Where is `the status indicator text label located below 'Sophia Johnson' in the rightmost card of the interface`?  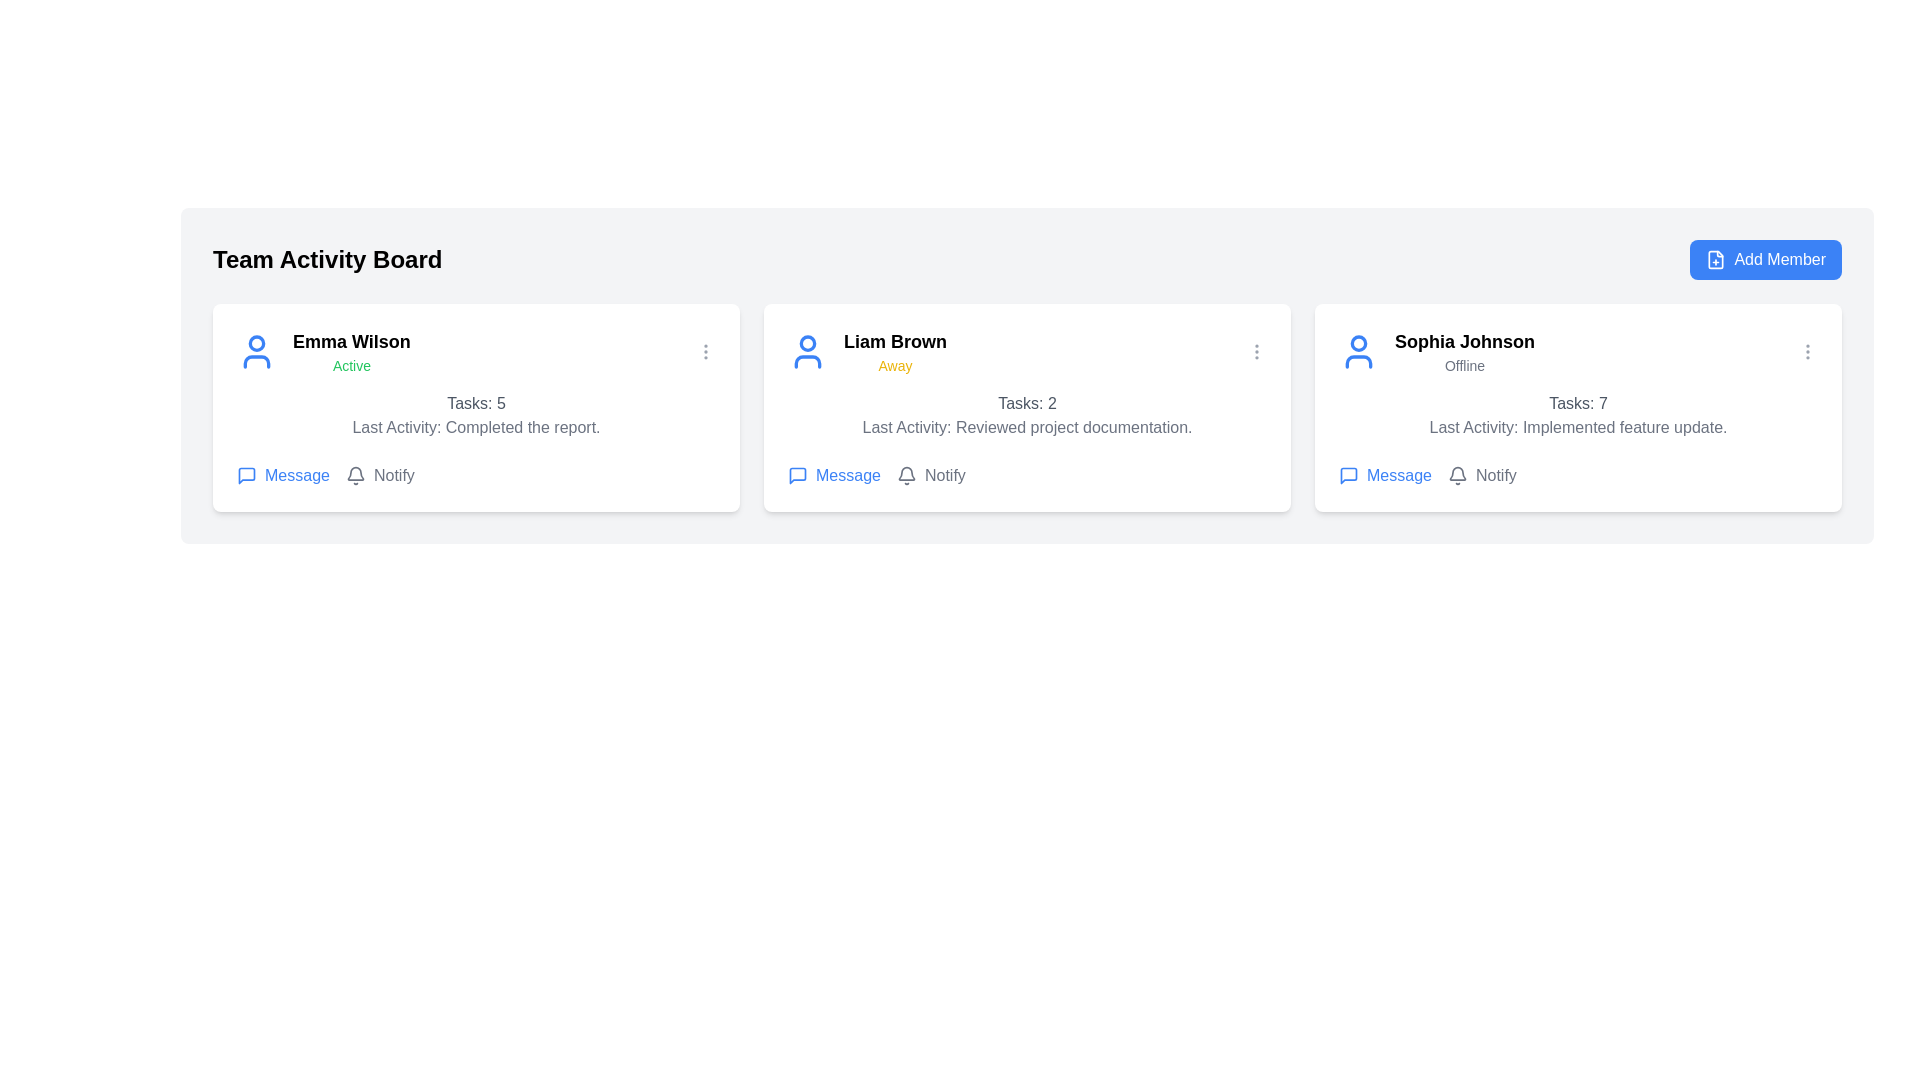 the status indicator text label located below 'Sophia Johnson' in the rightmost card of the interface is located at coordinates (1464, 366).